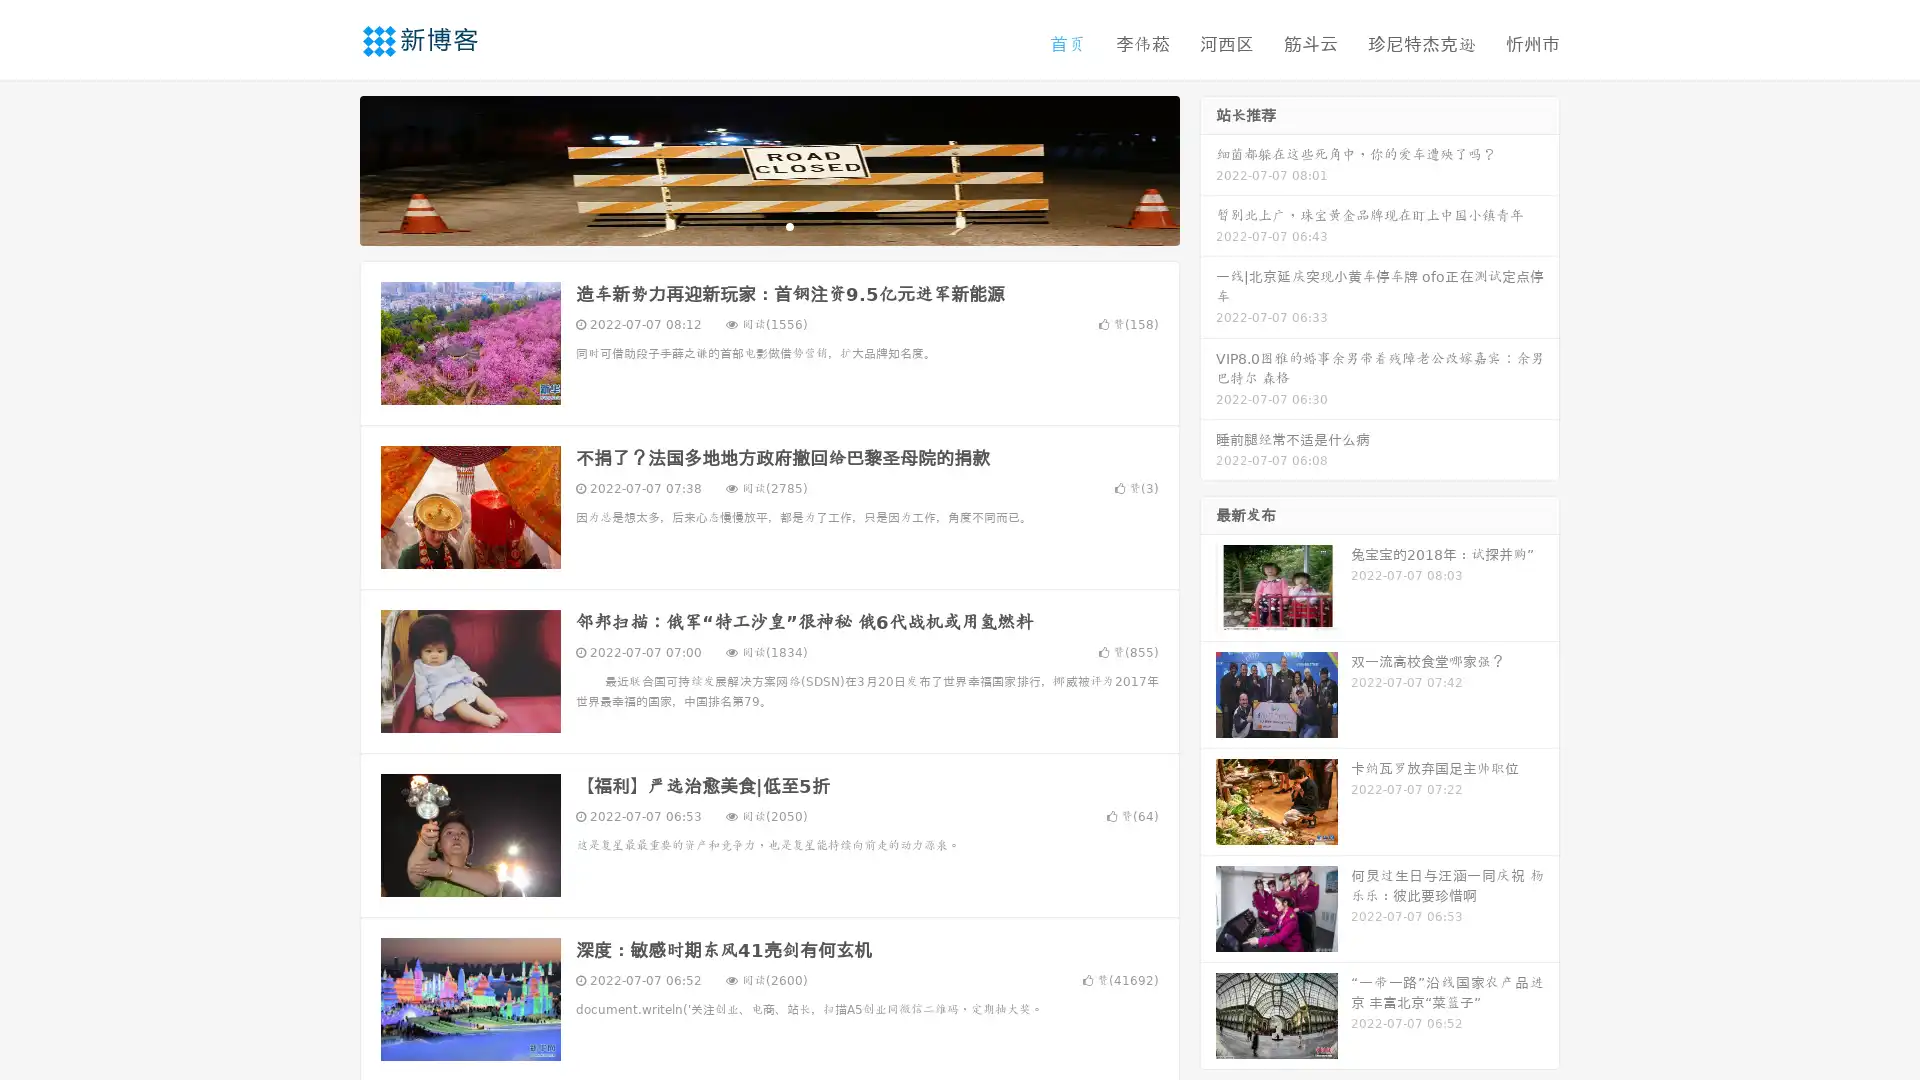 The image size is (1920, 1080). Describe the element at coordinates (768, 225) in the screenshot. I see `Go to slide 2` at that location.